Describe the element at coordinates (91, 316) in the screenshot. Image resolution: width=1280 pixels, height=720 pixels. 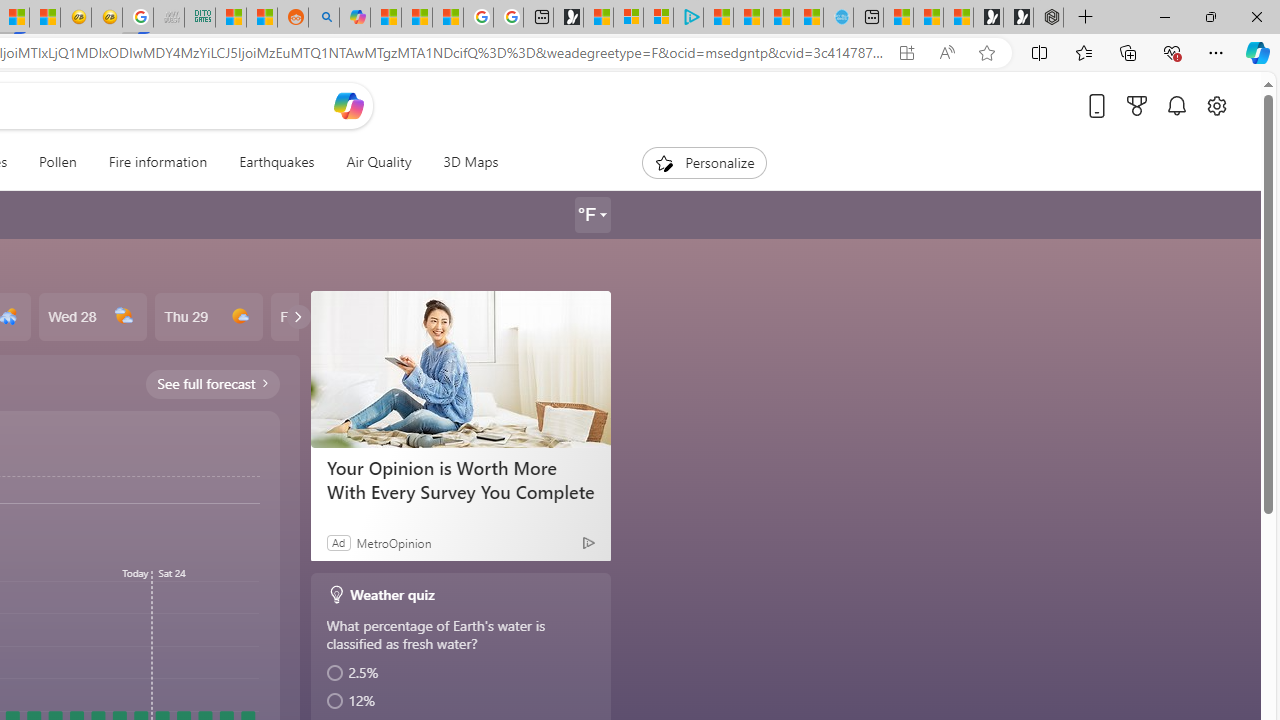
I see `'Wed 28'` at that location.